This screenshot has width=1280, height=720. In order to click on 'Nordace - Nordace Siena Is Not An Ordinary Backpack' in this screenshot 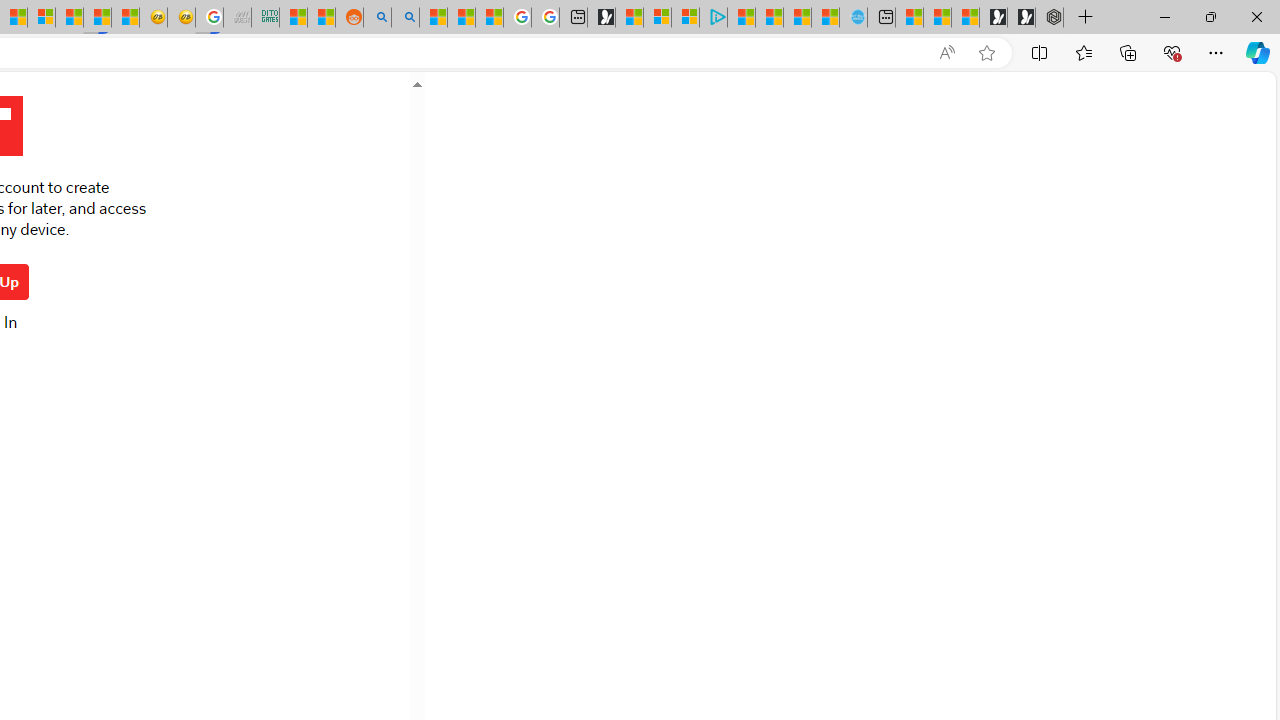, I will do `click(1048, 17)`.